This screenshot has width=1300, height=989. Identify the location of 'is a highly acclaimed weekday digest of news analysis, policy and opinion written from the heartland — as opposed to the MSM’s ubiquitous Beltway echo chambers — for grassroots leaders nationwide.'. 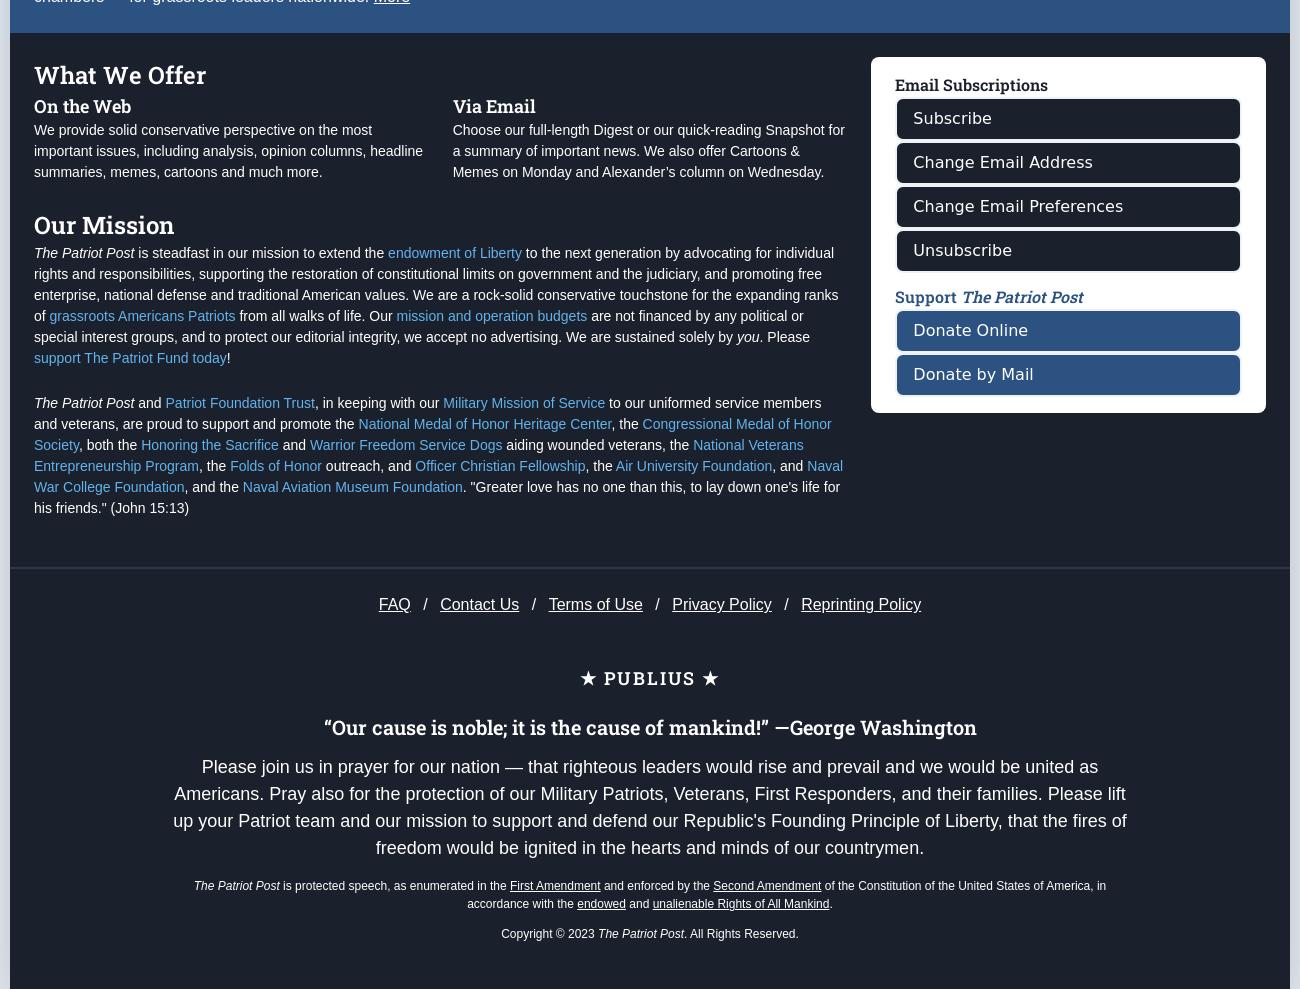
(638, 64).